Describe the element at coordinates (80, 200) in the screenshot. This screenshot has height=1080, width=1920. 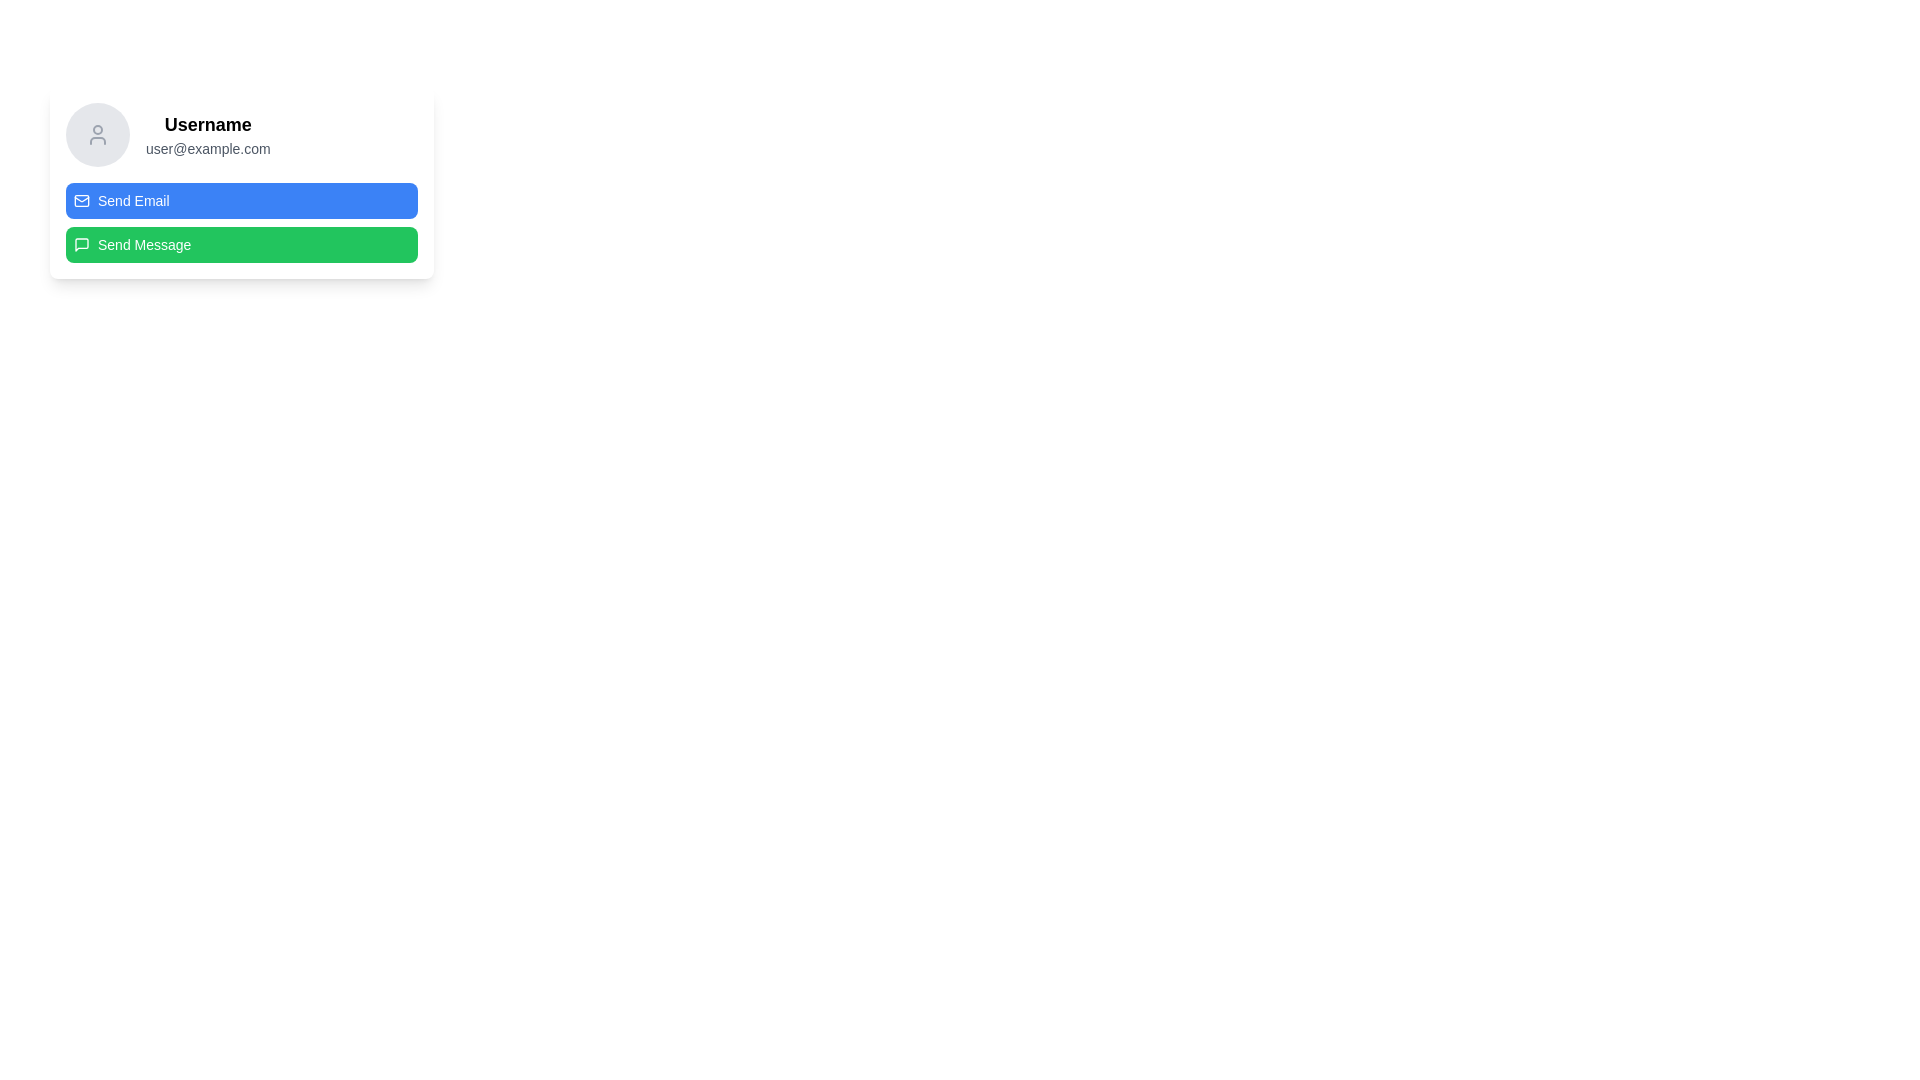
I see `the icon background of the envelope symbolizing email, which is part of the 'Send Email' button` at that location.